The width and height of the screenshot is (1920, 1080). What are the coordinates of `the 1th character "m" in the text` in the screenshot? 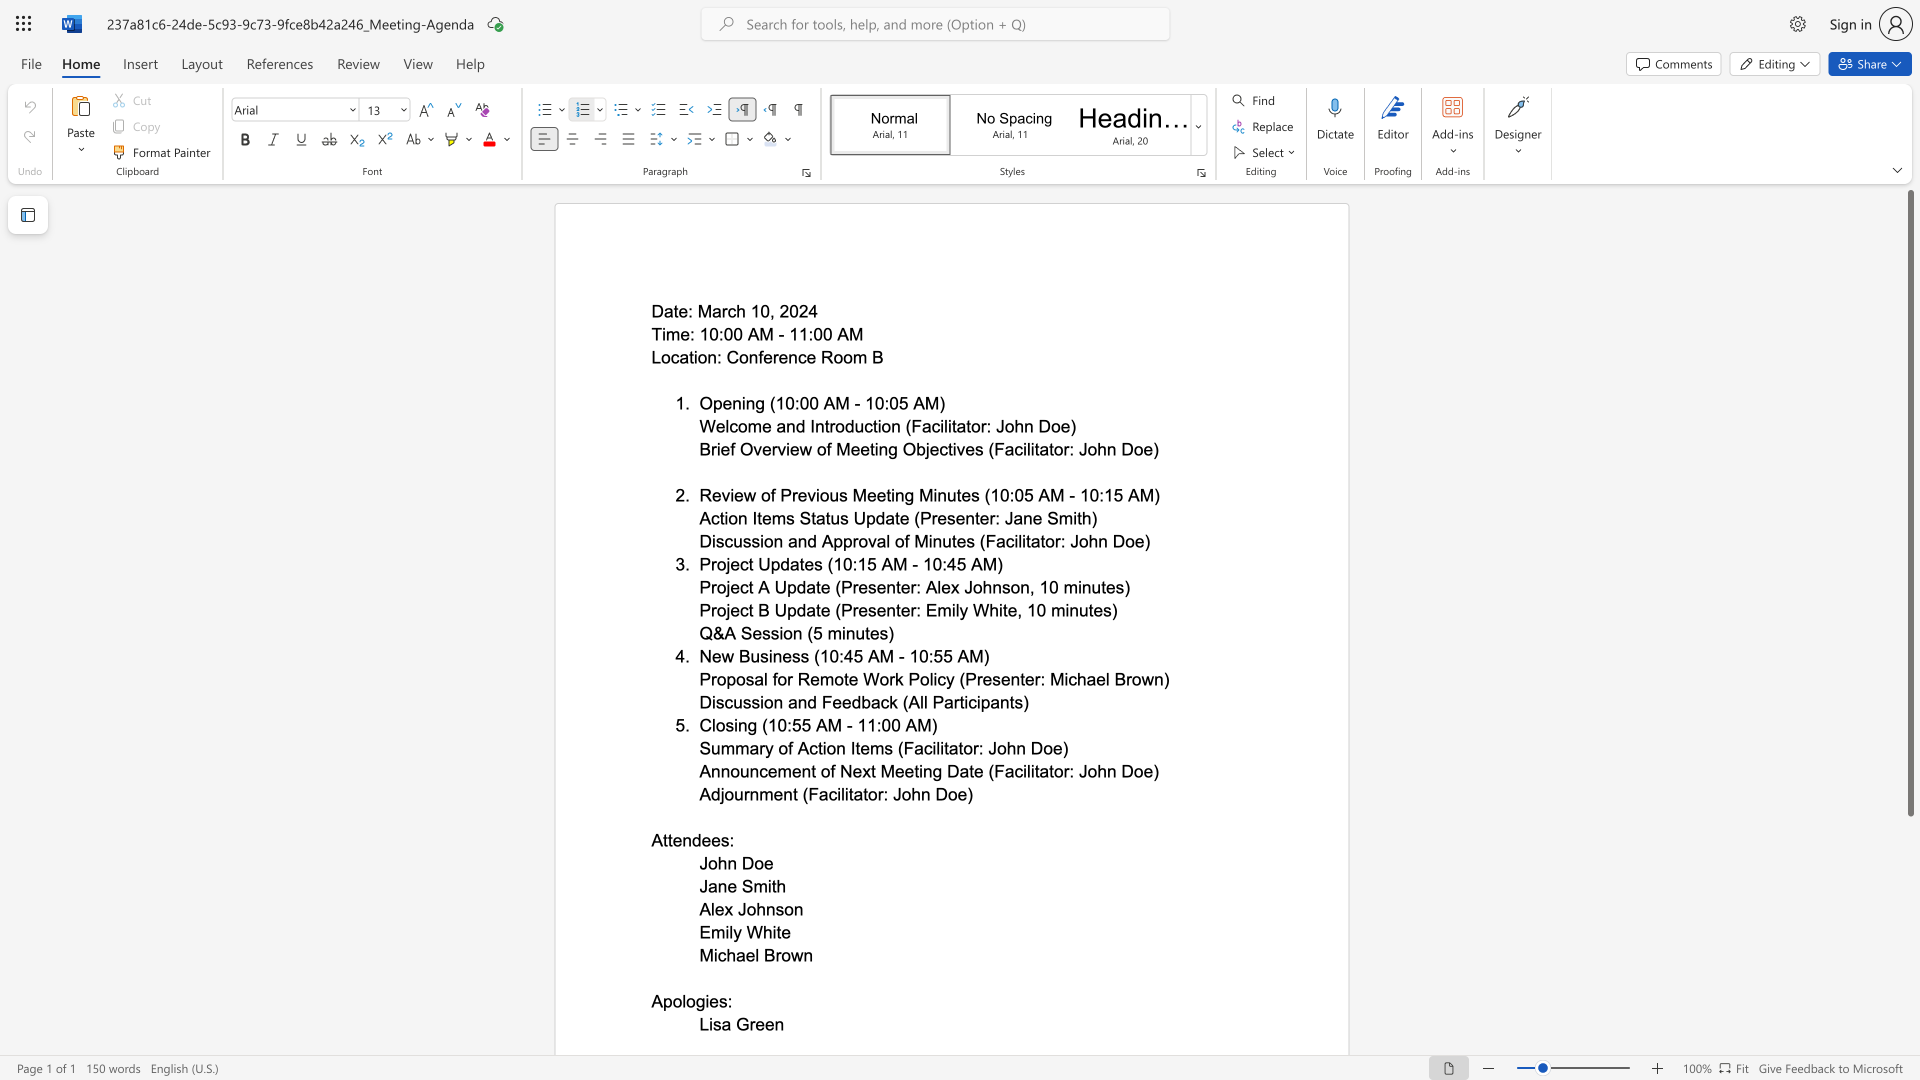 It's located at (777, 517).